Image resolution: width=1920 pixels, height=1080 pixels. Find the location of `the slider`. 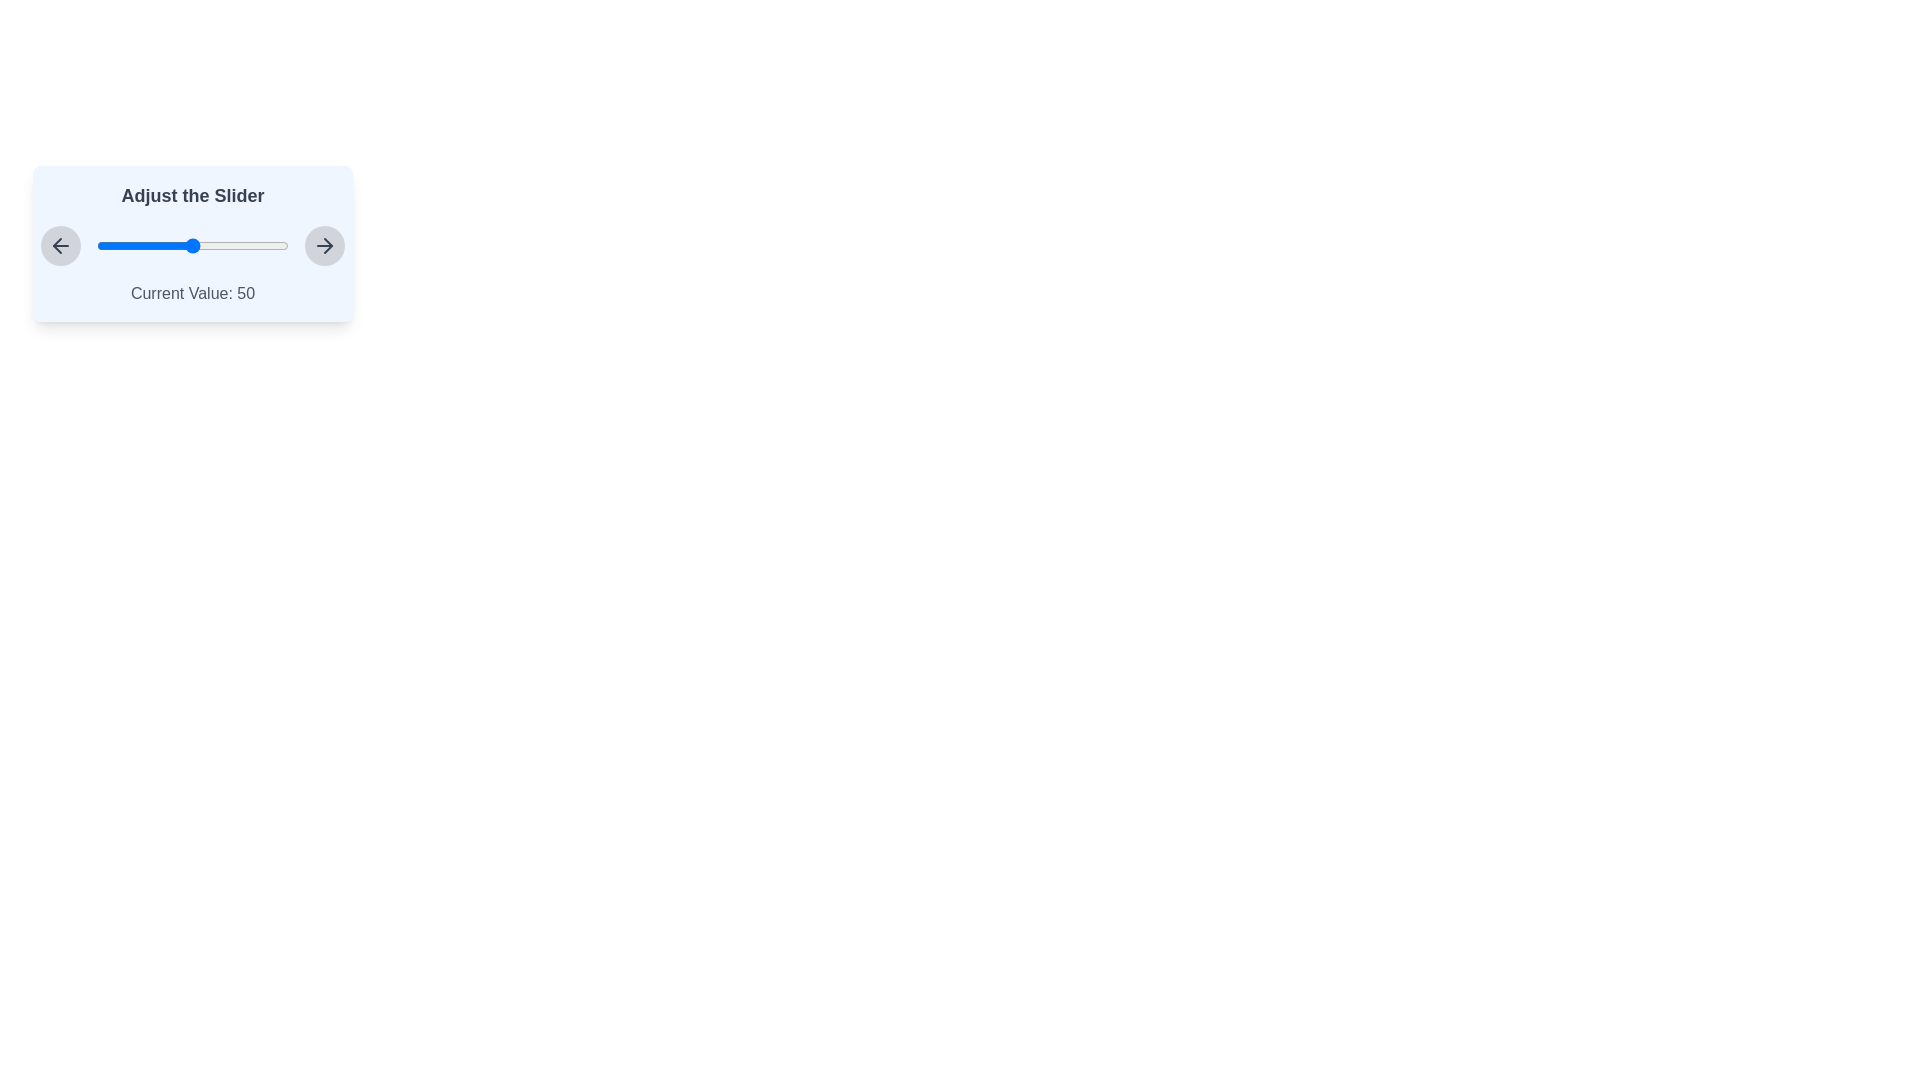

the slider is located at coordinates (235, 245).